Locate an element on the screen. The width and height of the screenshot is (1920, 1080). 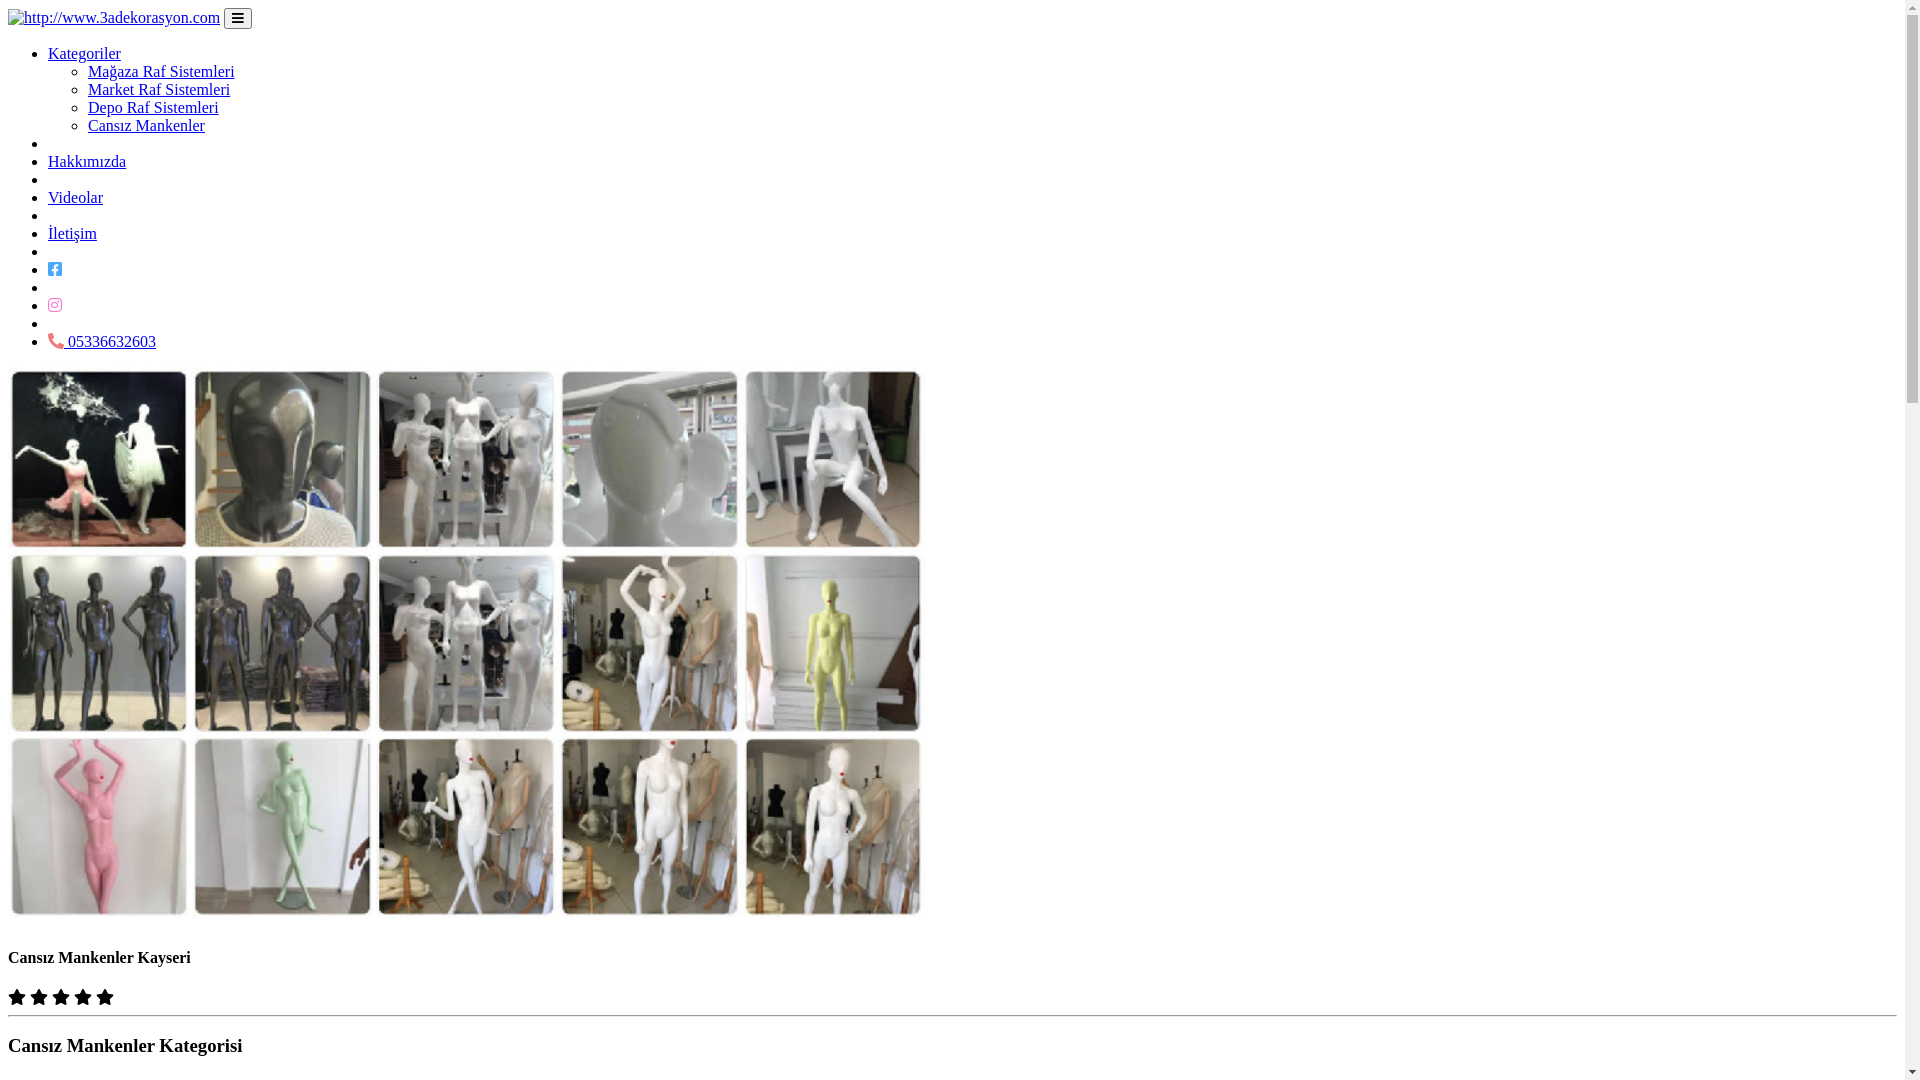
'Market Raf Sistemleri' is located at coordinates (157, 88).